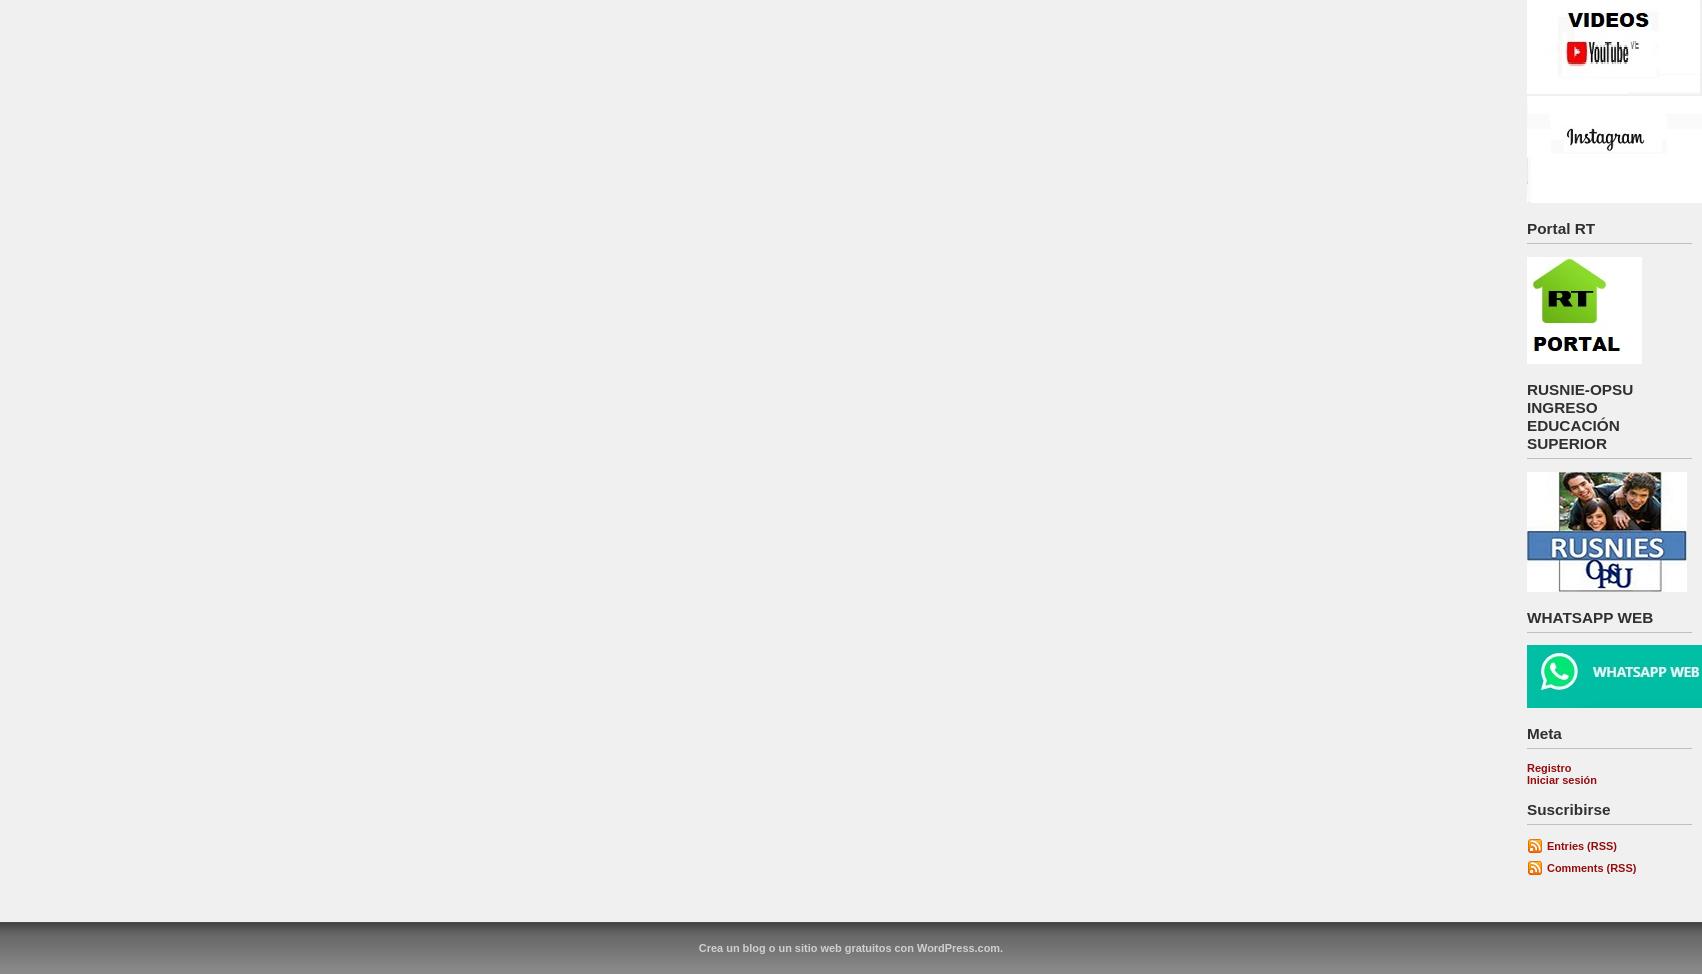 This screenshot has height=974, width=1702. Describe the element at coordinates (1580, 845) in the screenshot. I see `'Entries (RSS)'` at that location.